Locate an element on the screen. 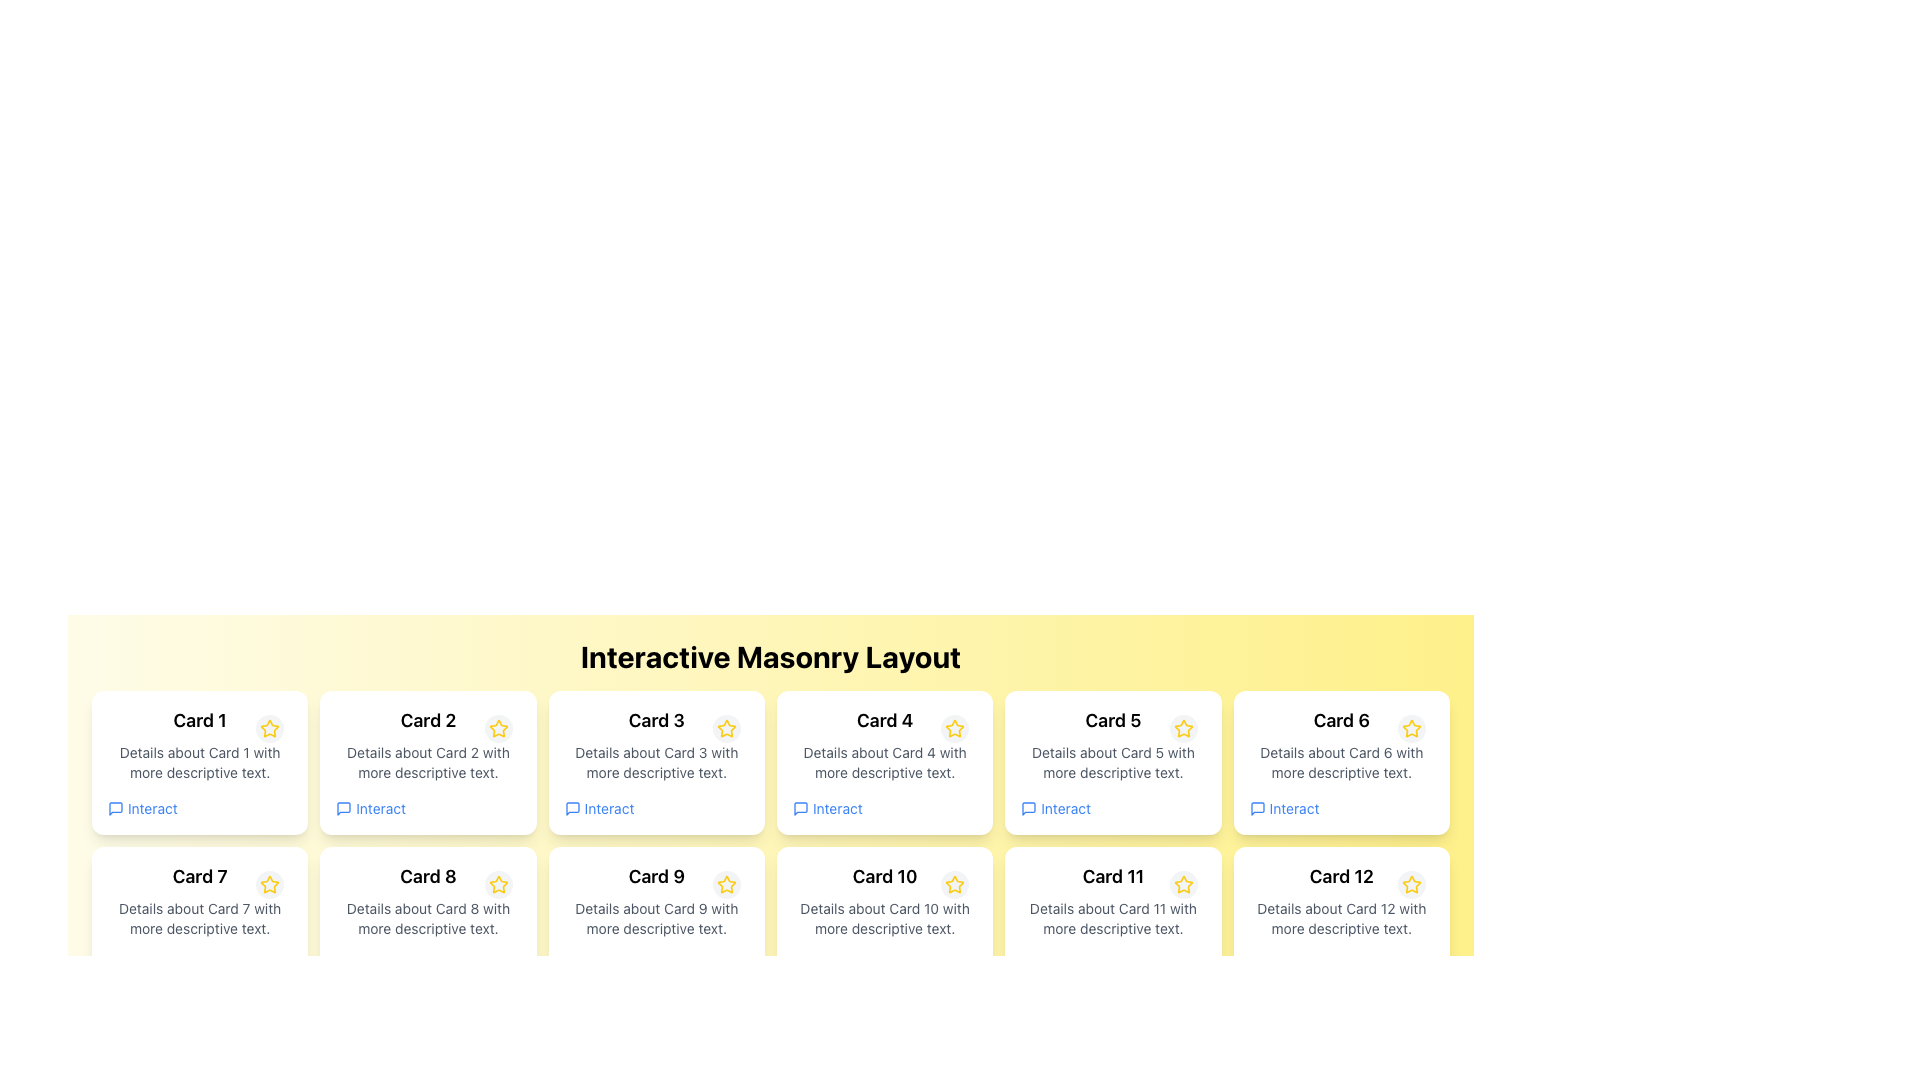  the static textual label displaying 'Card 8', which is the title in the second card from the left in the second row of cards is located at coordinates (427, 875).